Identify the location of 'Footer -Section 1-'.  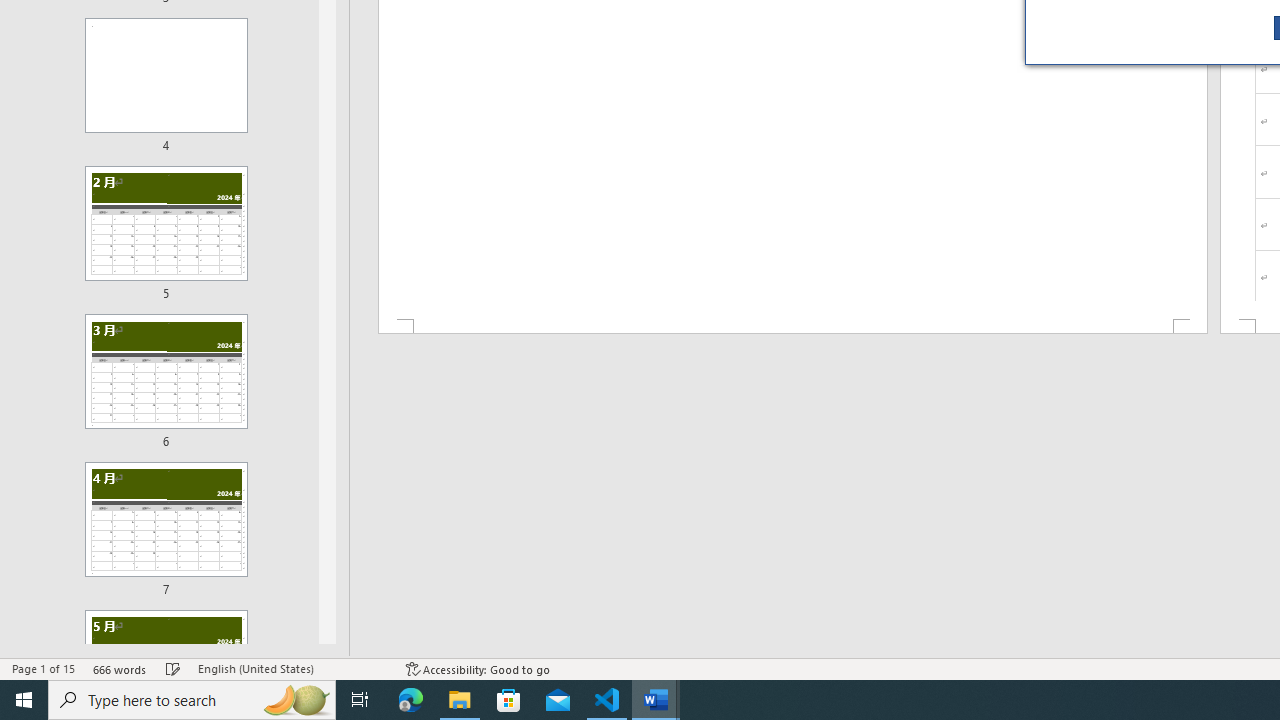
(791, 325).